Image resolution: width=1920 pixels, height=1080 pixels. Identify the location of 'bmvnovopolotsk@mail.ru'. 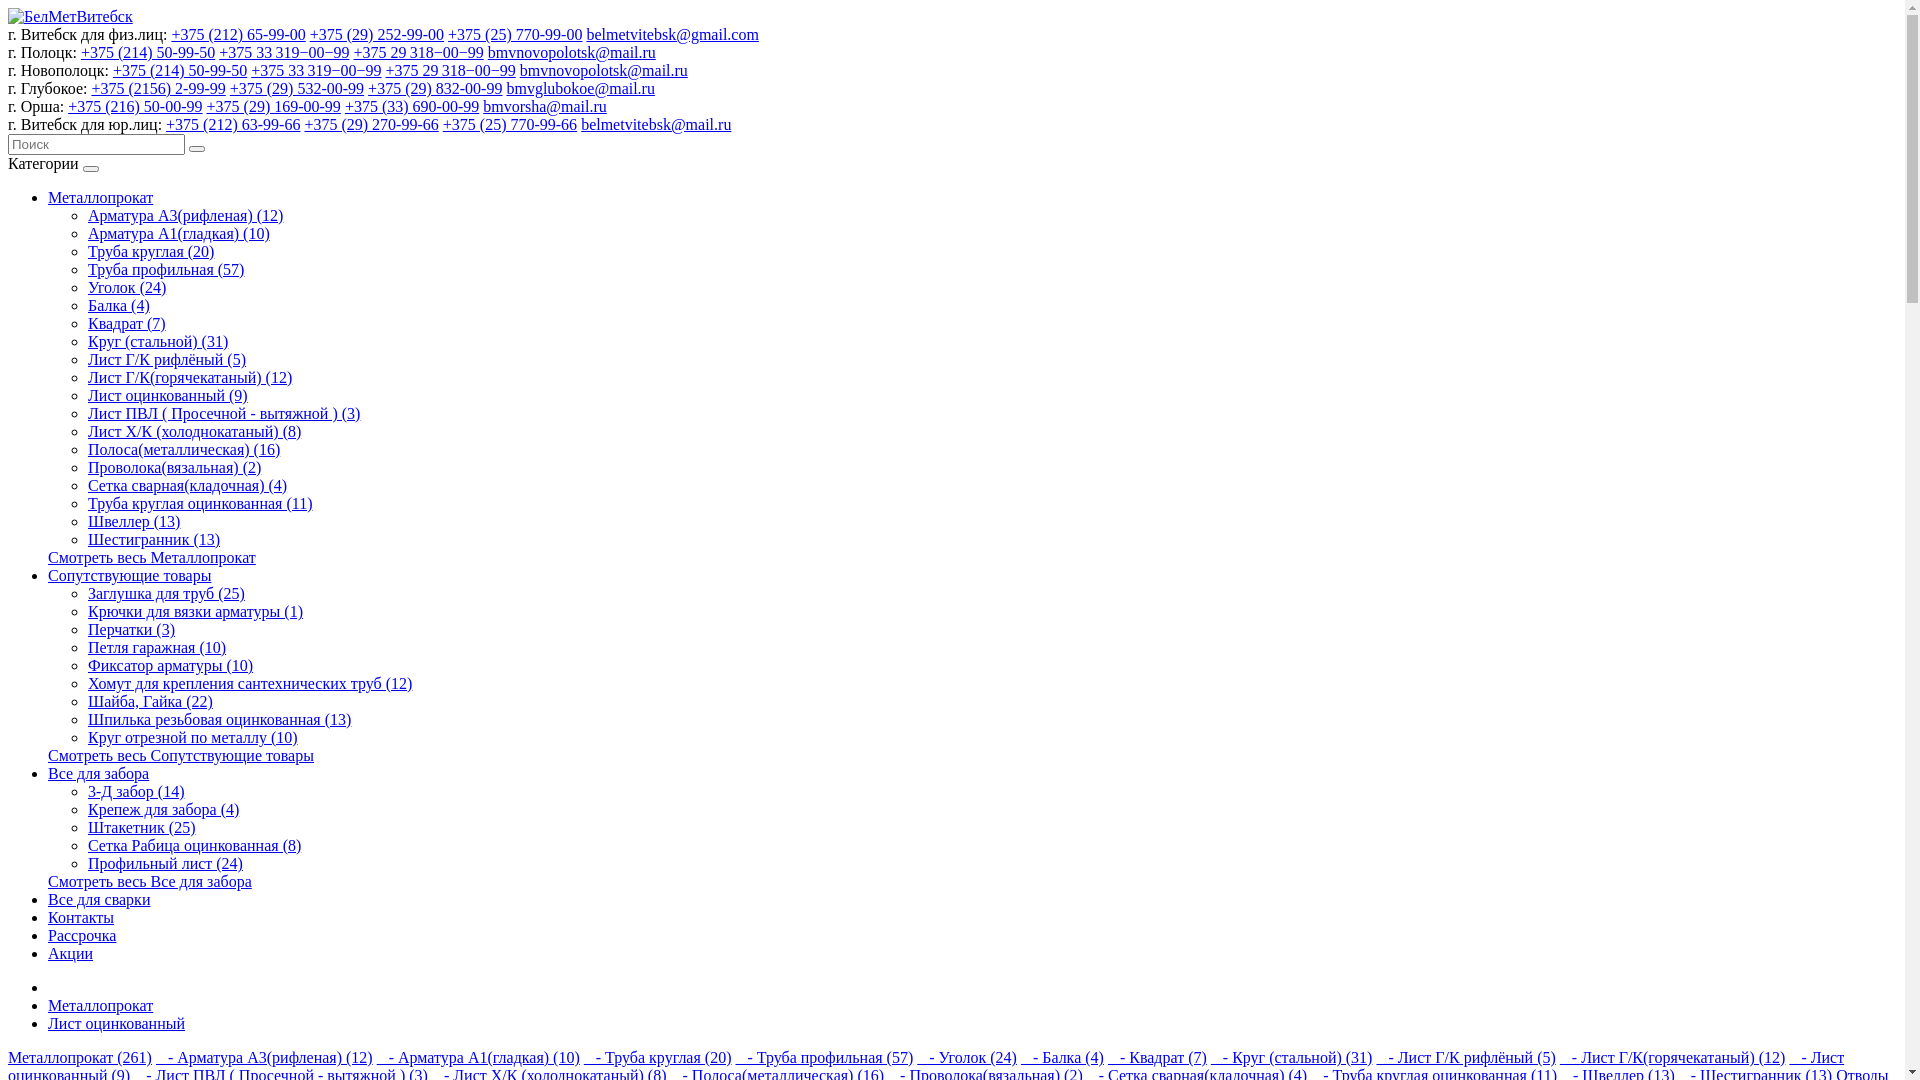
(603, 69).